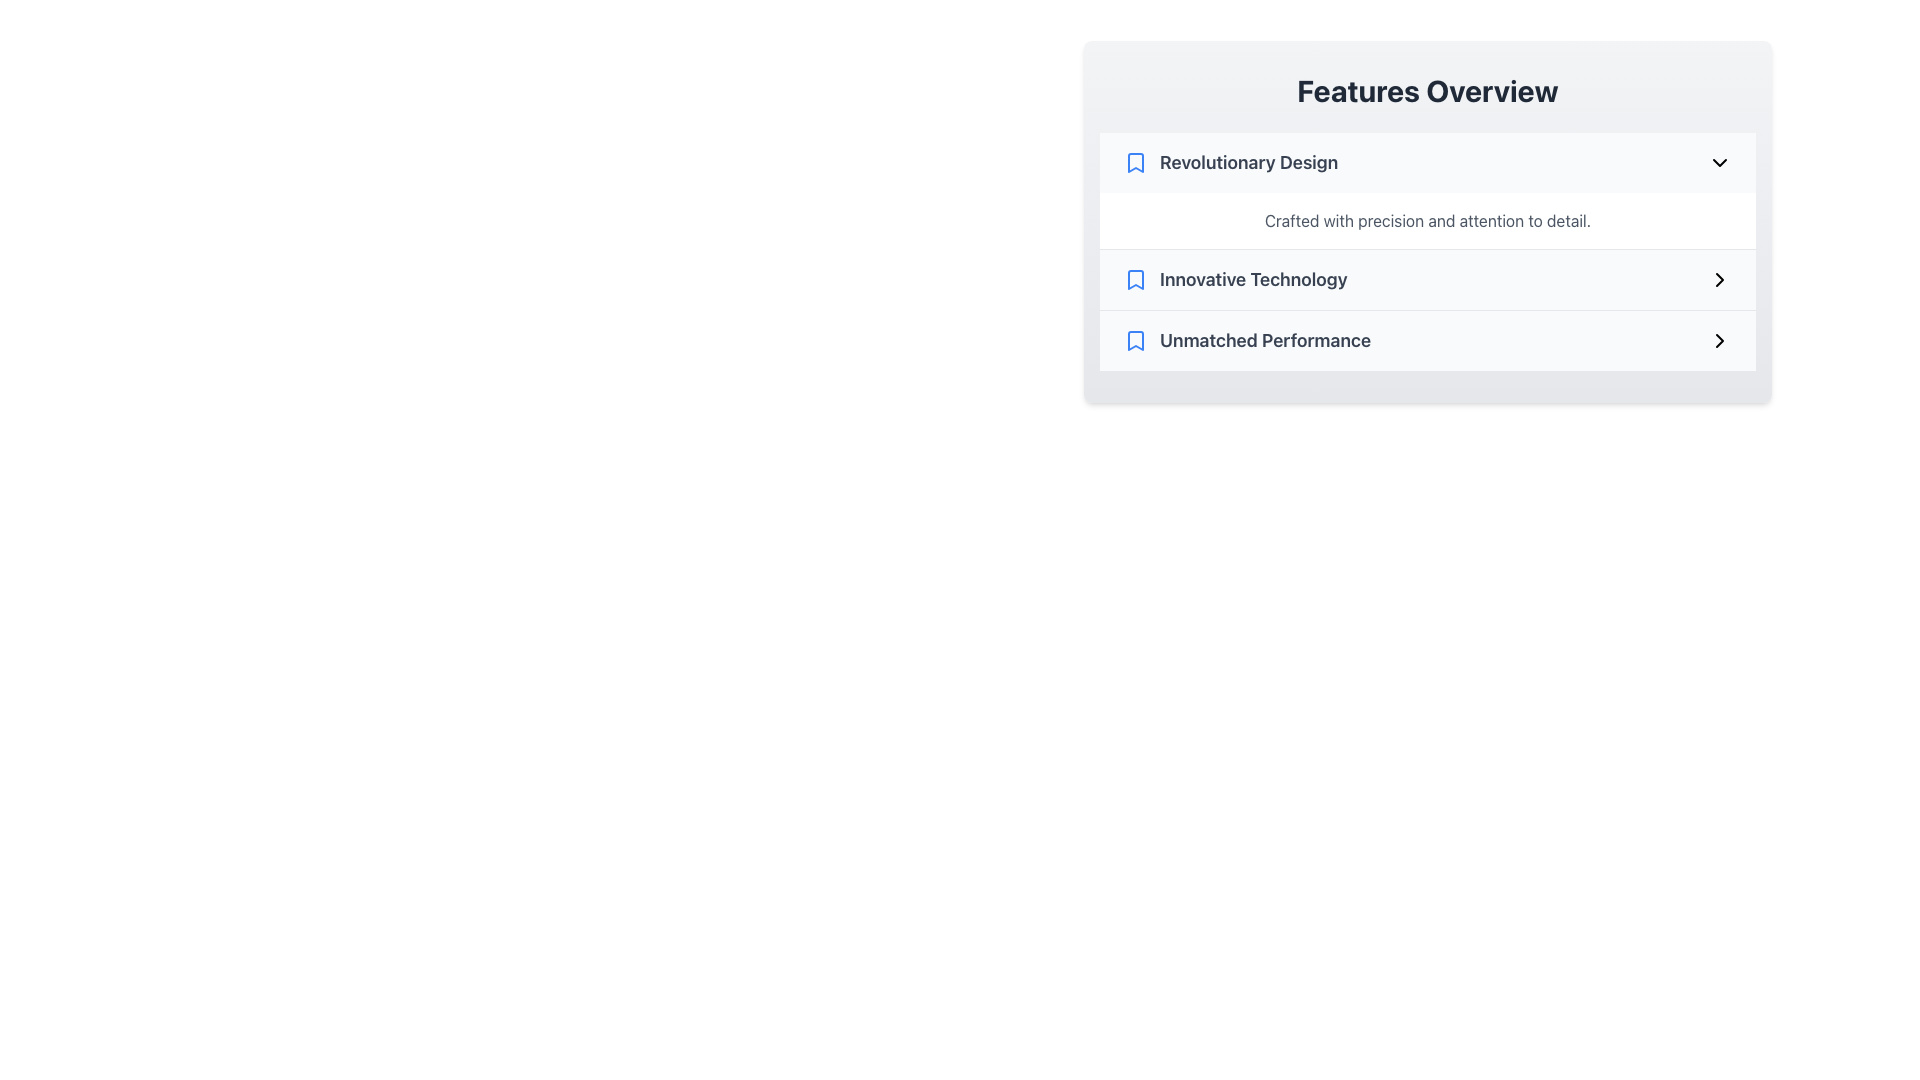 Image resolution: width=1920 pixels, height=1080 pixels. What do you see at coordinates (1718, 280) in the screenshot?
I see `the interactive icon located at the far right of the row labeled 'Innovative Technology' to trigger tooltip or highlight effects` at bounding box center [1718, 280].